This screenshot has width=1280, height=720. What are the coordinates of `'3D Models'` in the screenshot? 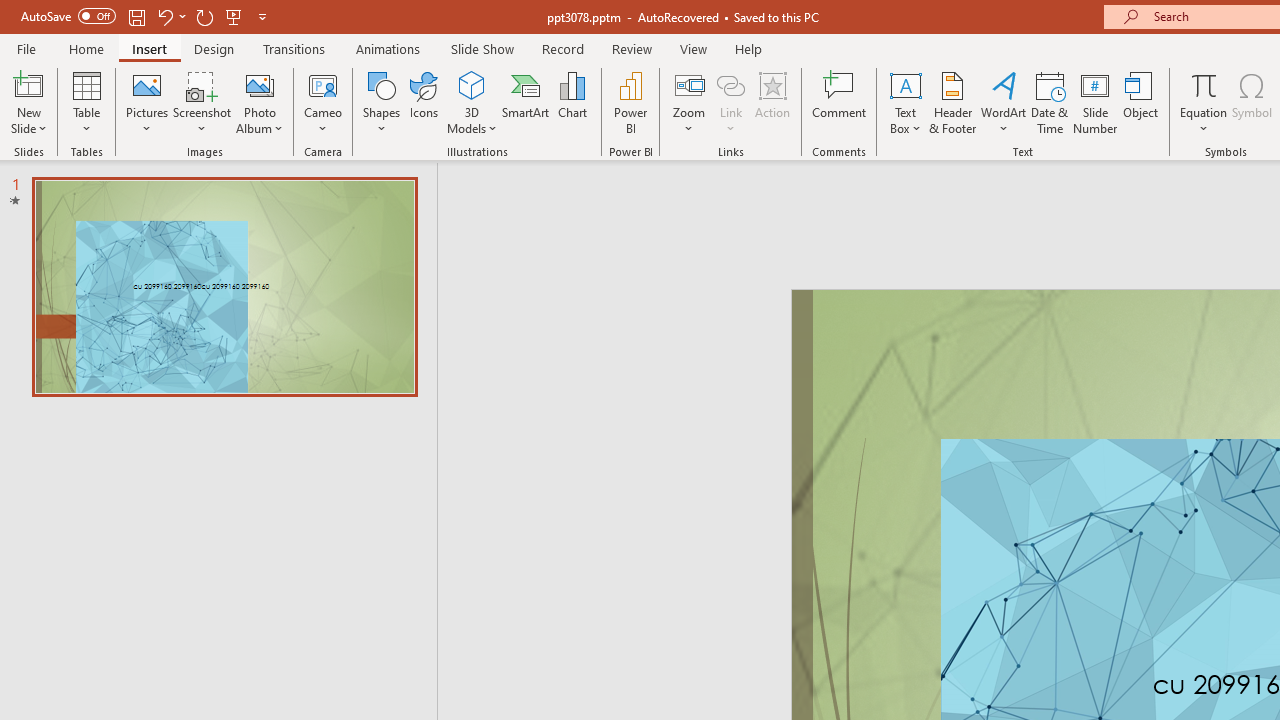 It's located at (471, 84).